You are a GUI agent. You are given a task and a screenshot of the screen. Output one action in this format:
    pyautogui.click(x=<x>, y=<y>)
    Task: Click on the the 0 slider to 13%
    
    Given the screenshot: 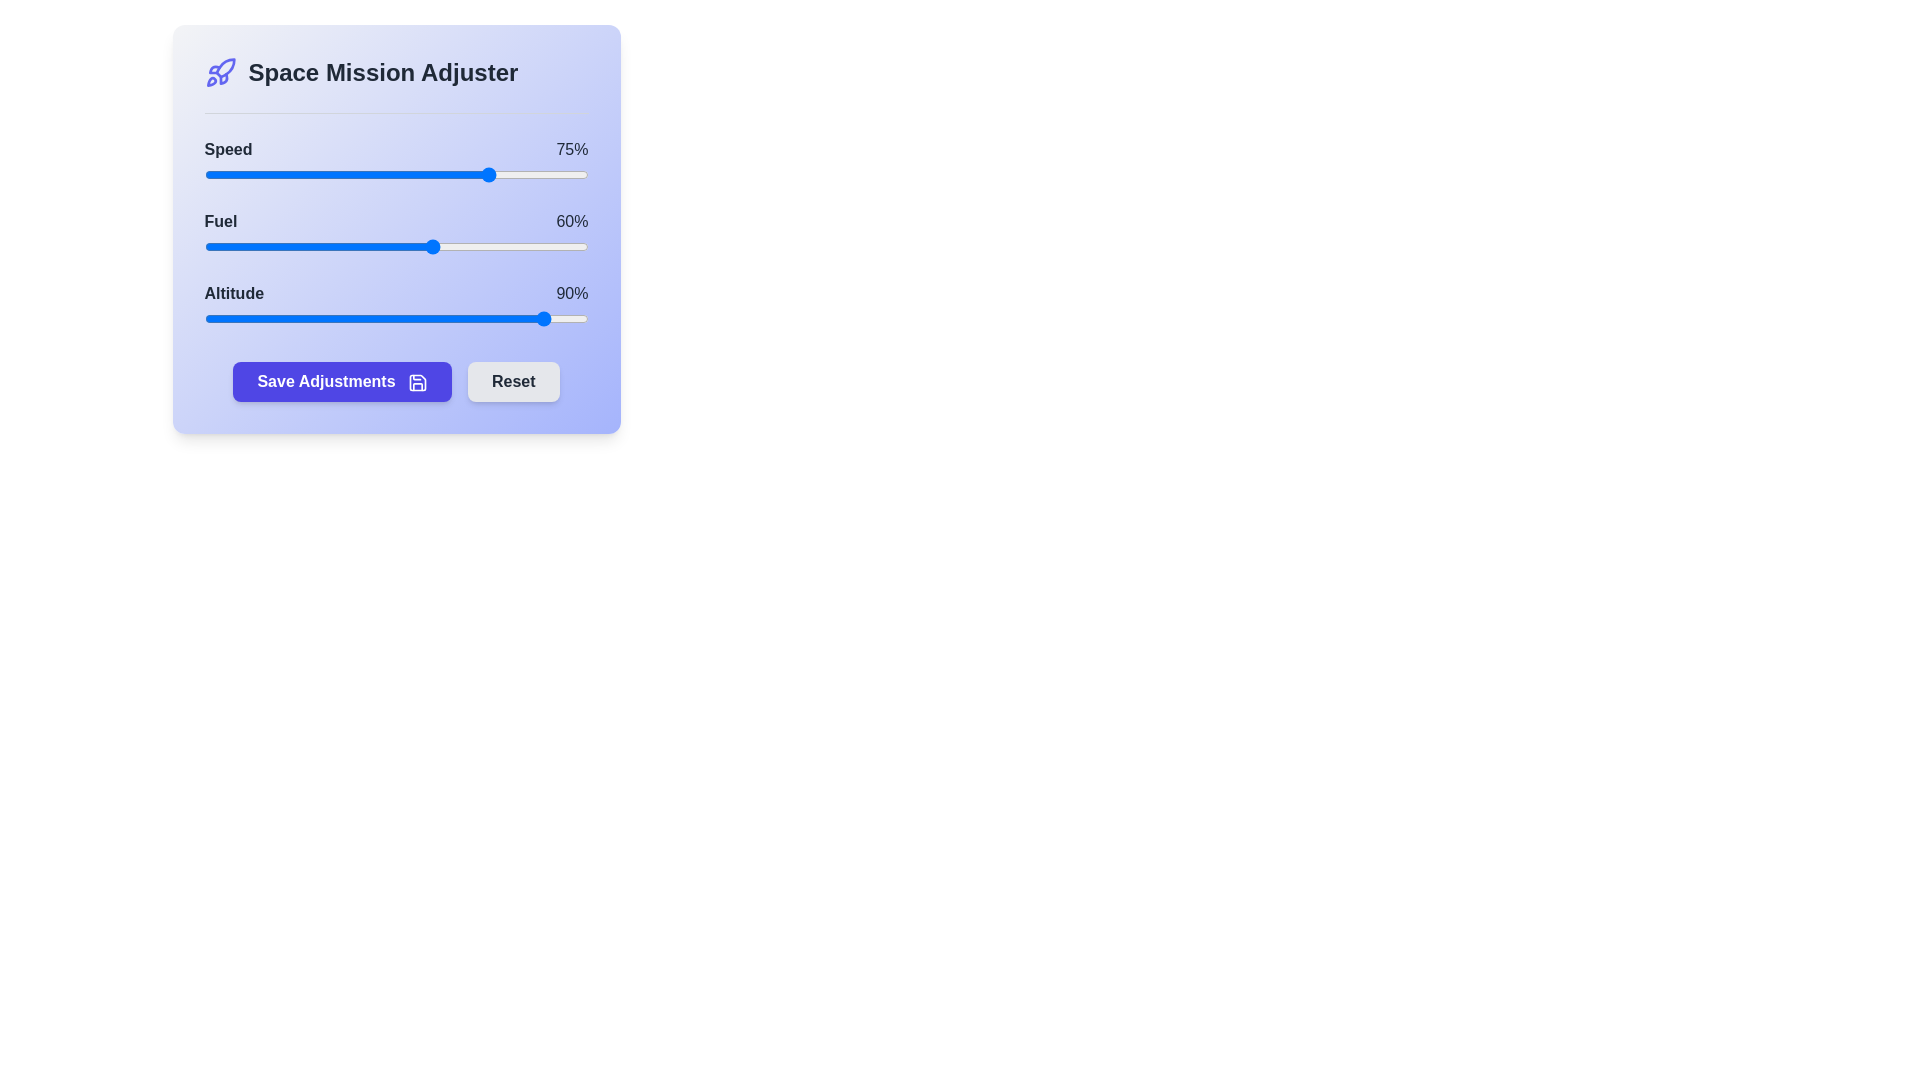 What is the action you would take?
    pyautogui.click(x=253, y=173)
    